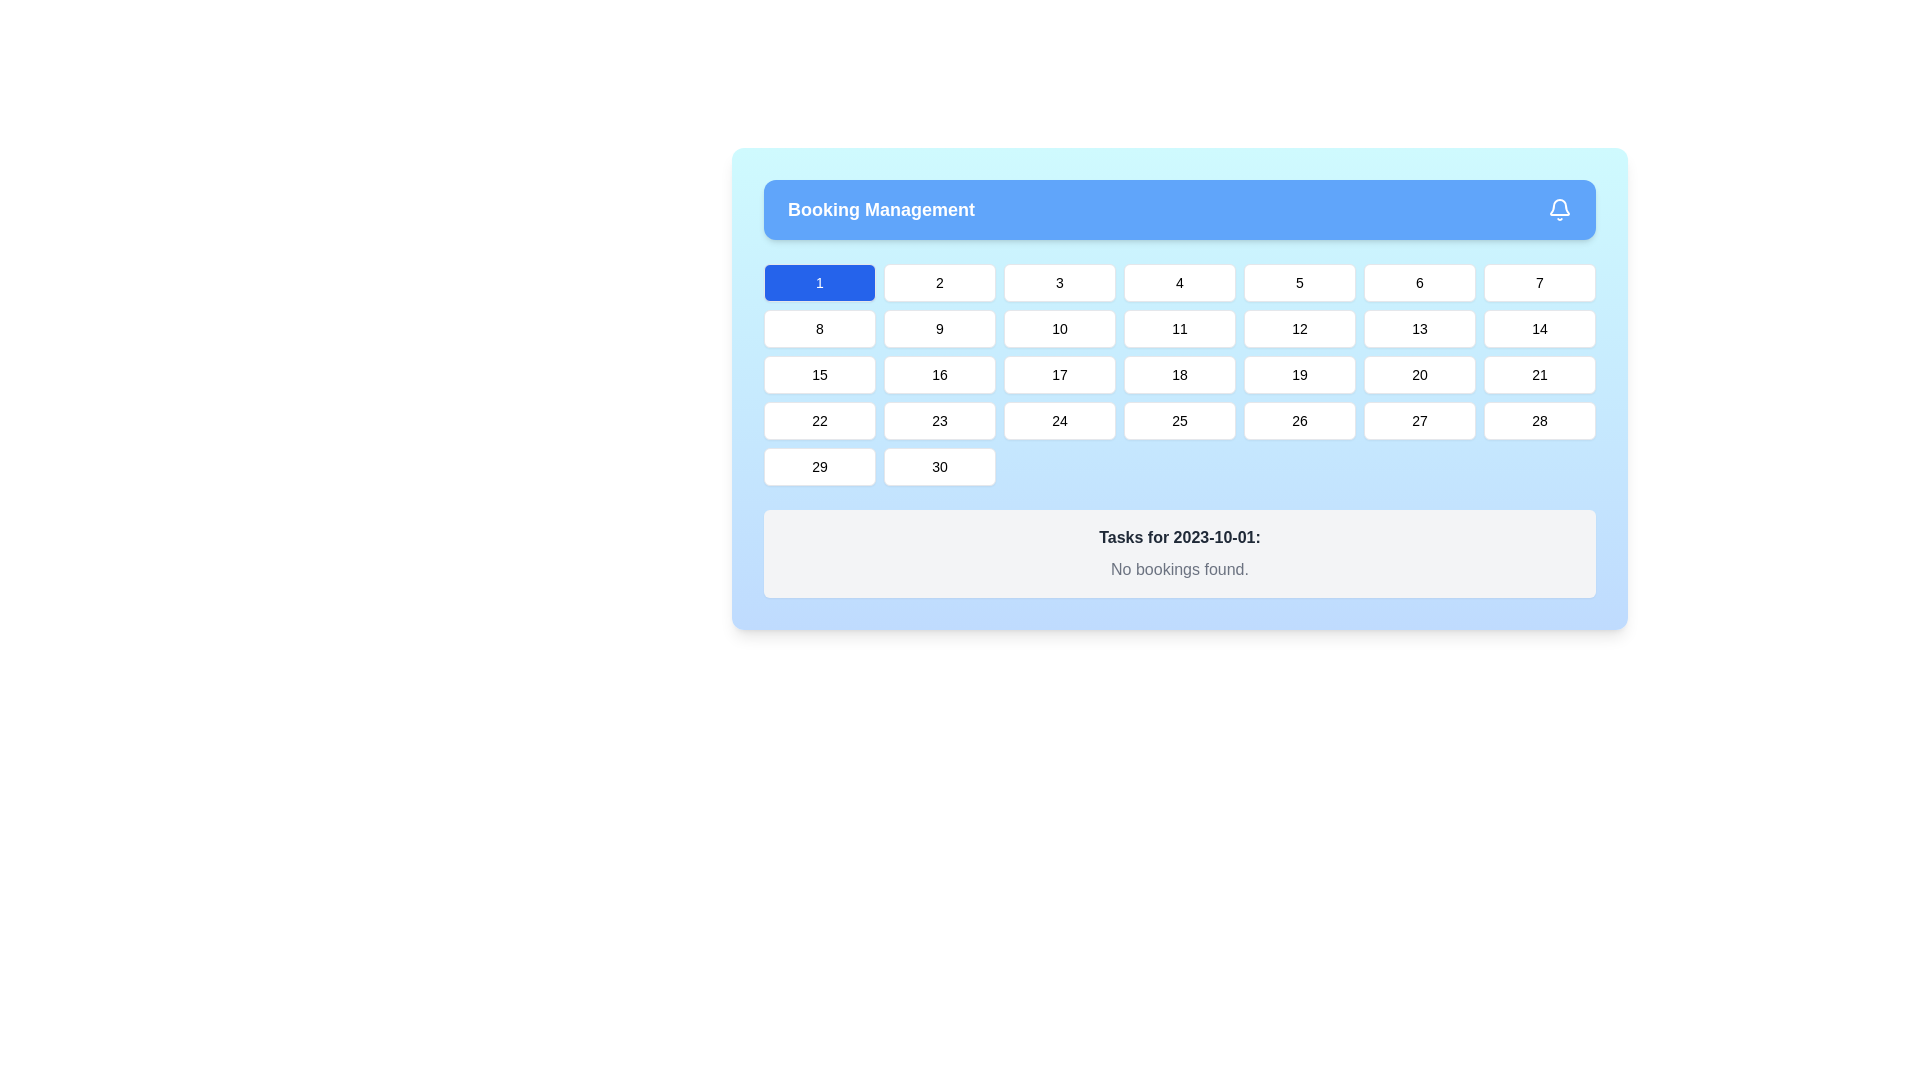 This screenshot has height=1080, width=1920. I want to click on the button labeled '24', which is a rectangular button with rounded corners, white background, and a light shadow effect, located in the fourth row and fourth column of a grid layout, so click(1059, 419).